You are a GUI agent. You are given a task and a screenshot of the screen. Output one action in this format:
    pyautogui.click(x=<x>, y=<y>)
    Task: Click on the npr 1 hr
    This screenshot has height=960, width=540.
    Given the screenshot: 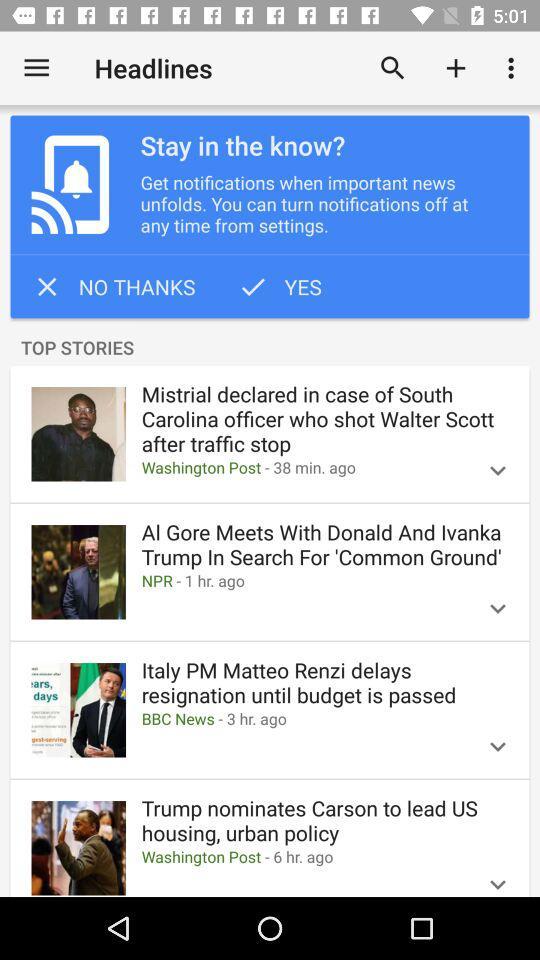 What is the action you would take?
    pyautogui.click(x=300, y=581)
    